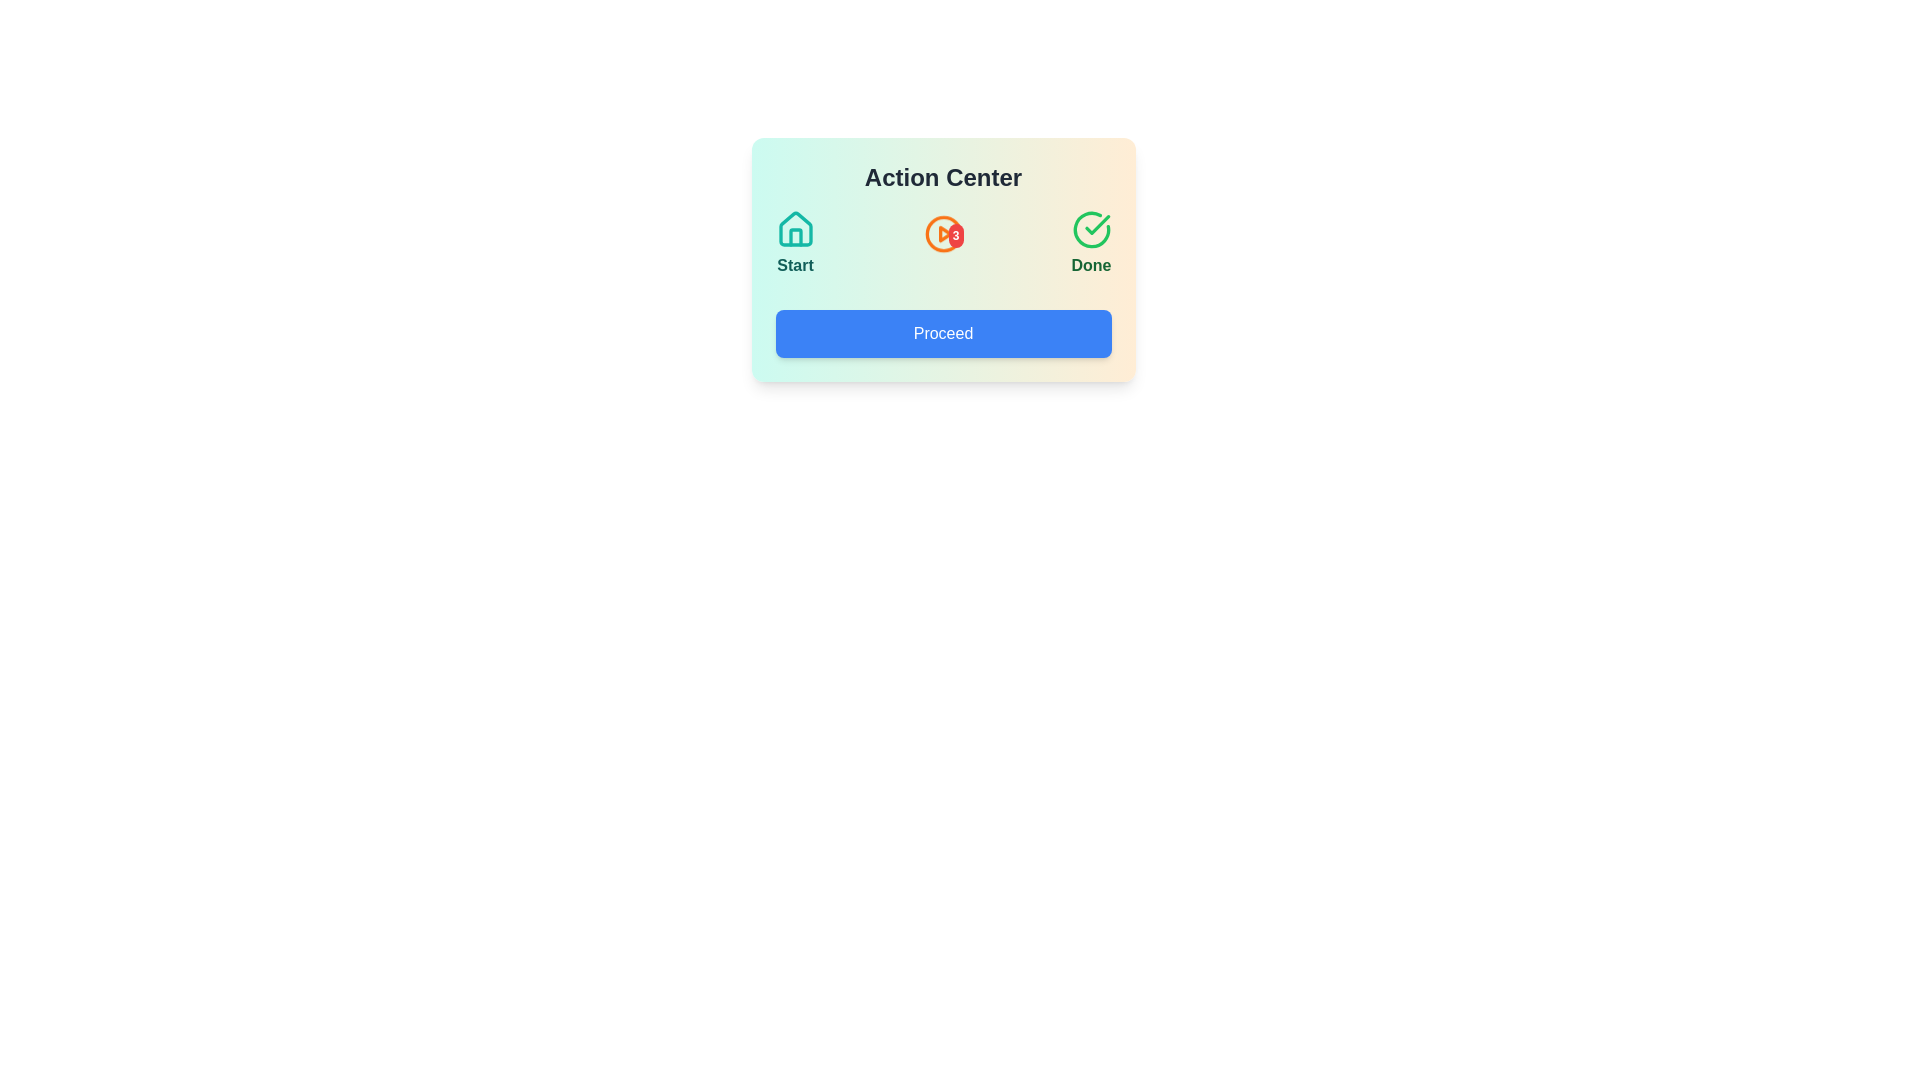  What do you see at coordinates (942, 333) in the screenshot?
I see `the blue rectangular button labeled 'Proceed' located at the bottom center of the 'Action Center' card to proceed` at bounding box center [942, 333].